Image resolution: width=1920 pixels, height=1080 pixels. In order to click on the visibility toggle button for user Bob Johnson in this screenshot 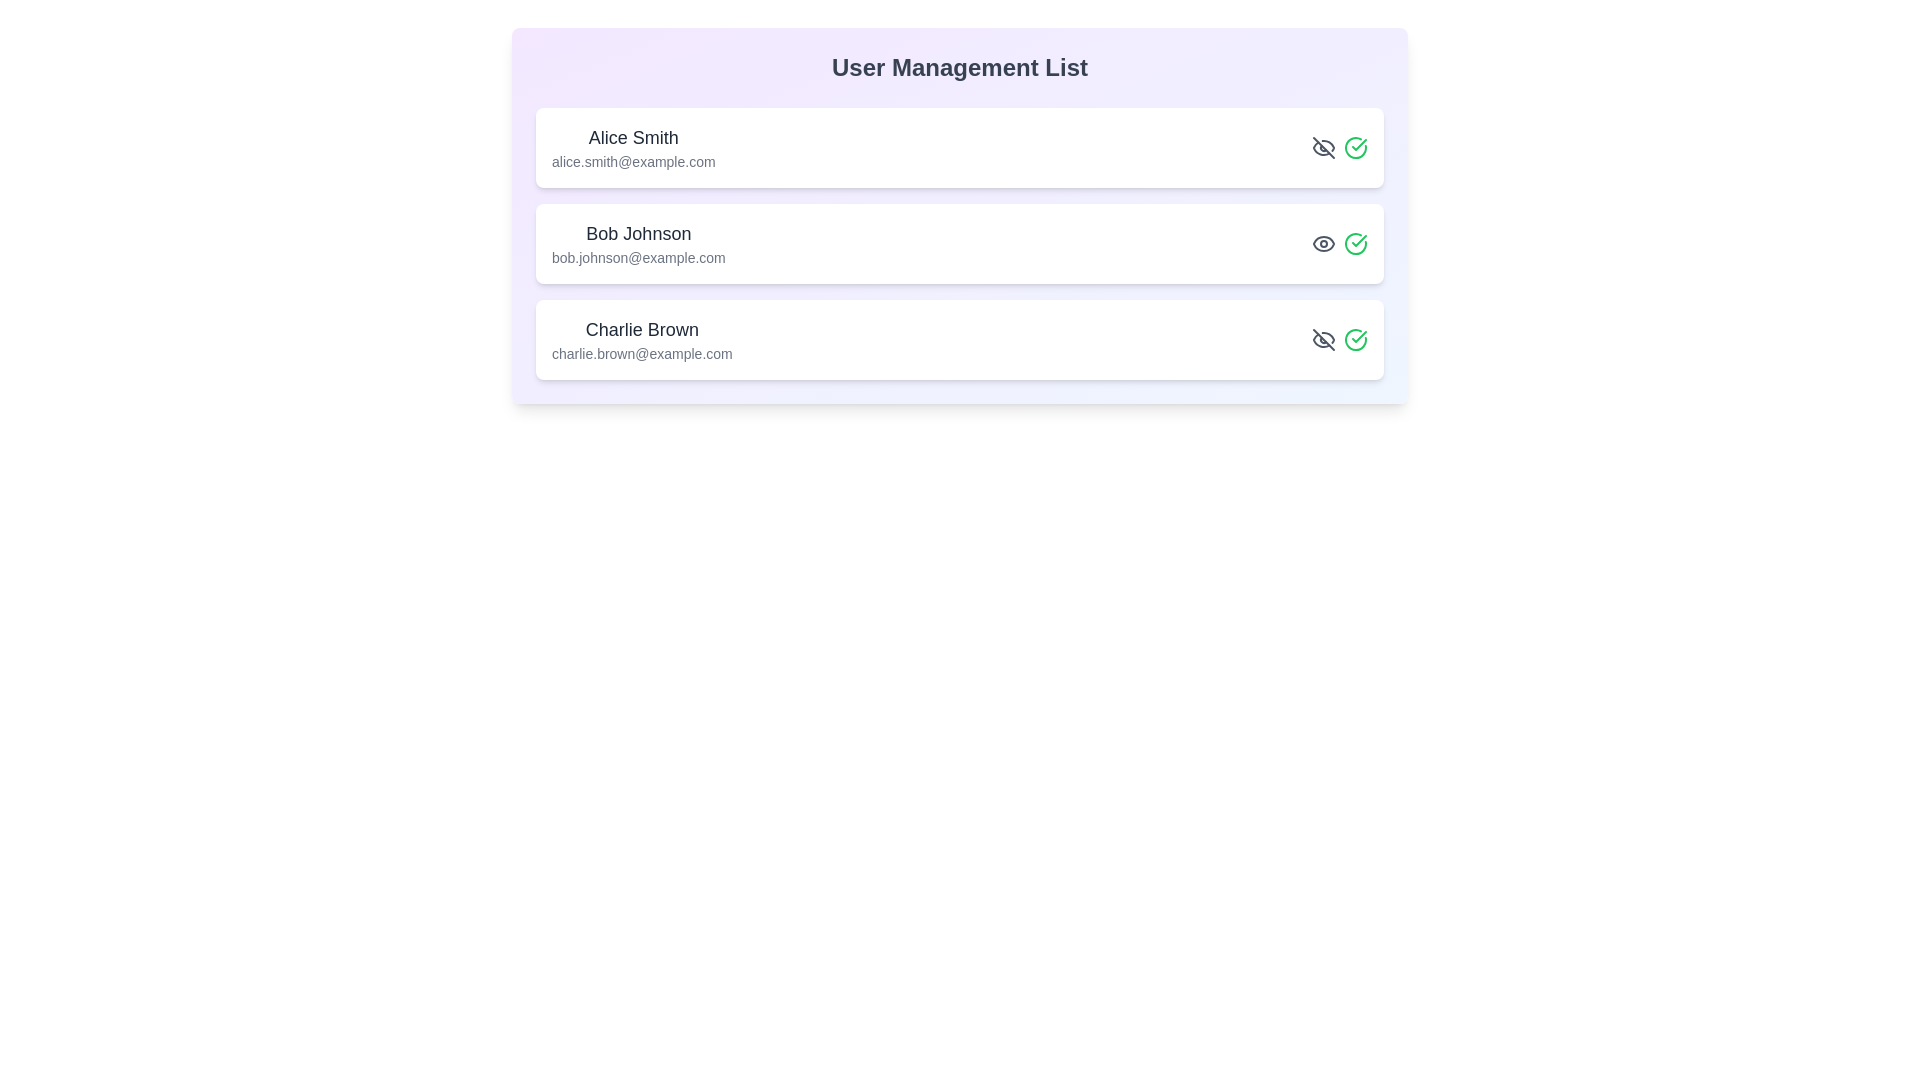, I will do `click(1324, 242)`.